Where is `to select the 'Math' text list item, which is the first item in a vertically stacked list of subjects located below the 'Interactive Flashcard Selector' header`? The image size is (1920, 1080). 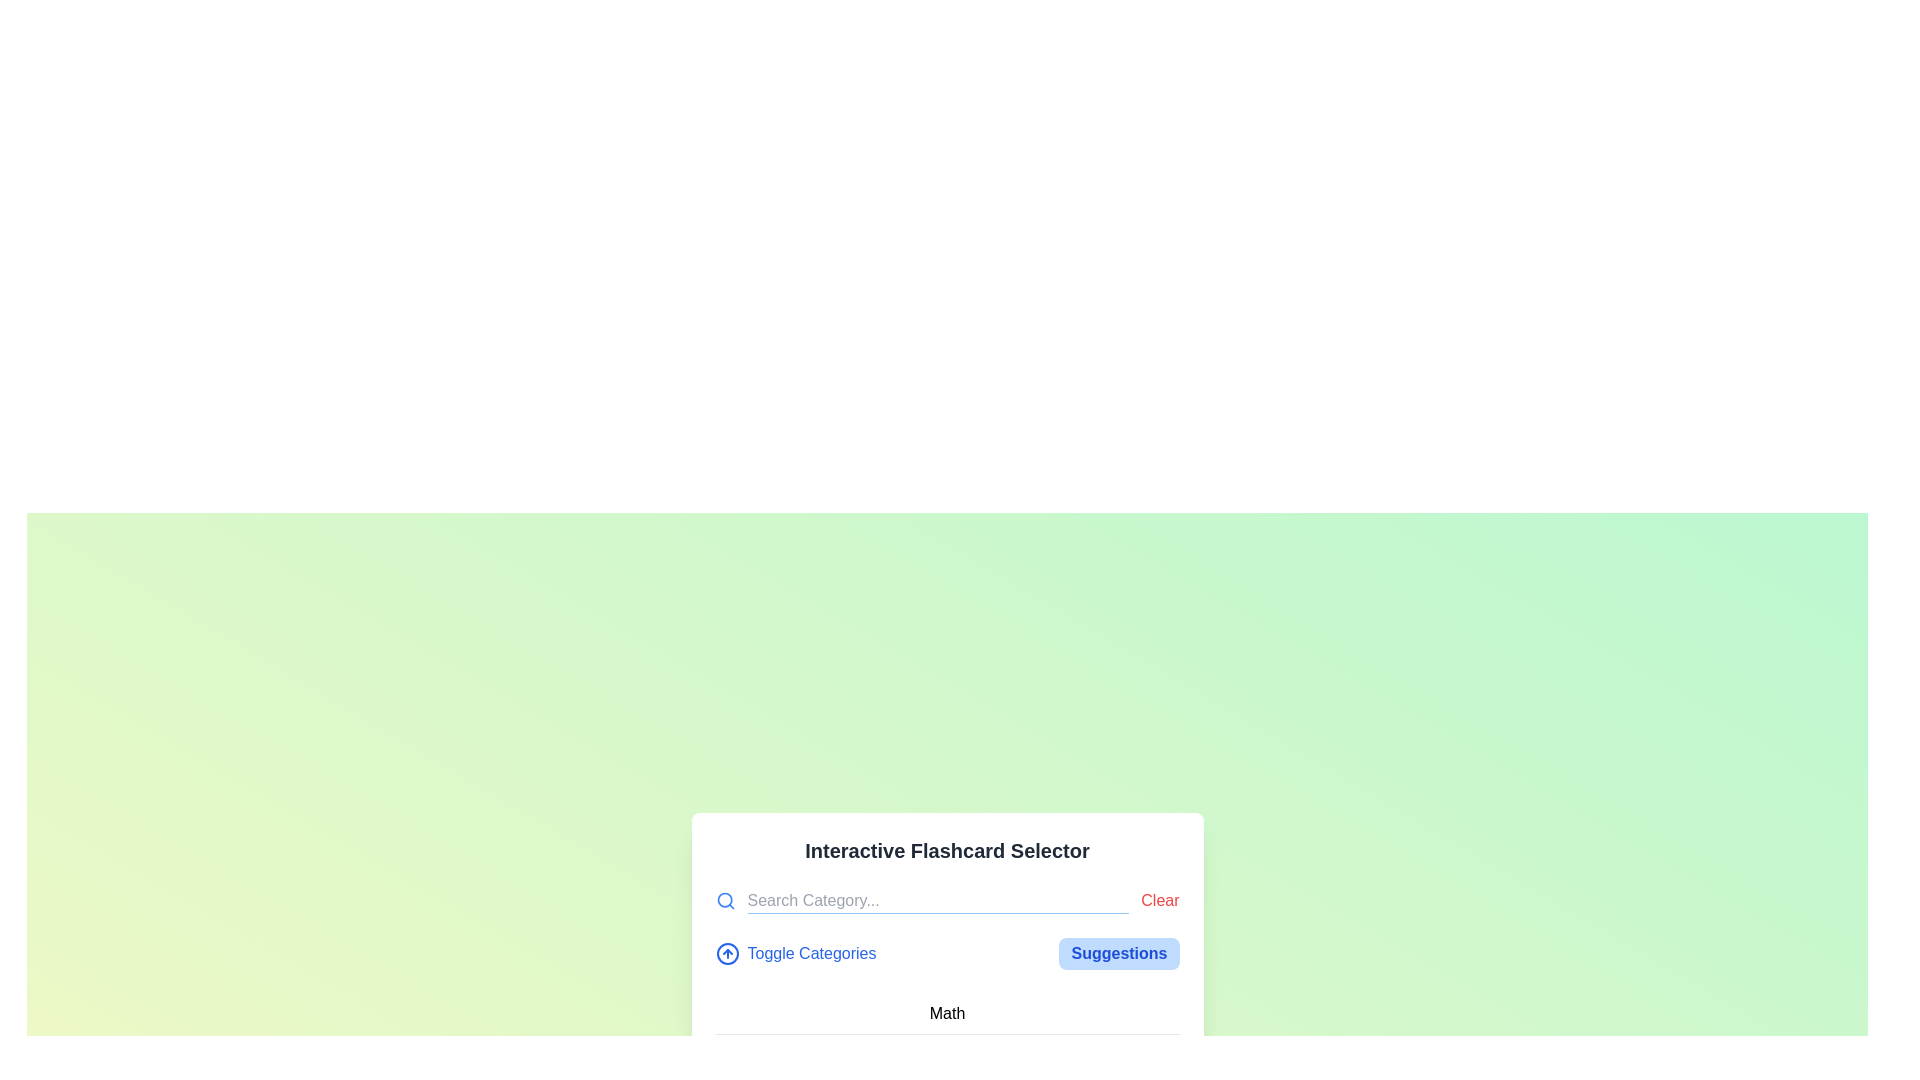
to select the 'Math' text list item, which is the first item in a vertically stacked list of subjects located below the 'Interactive Flashcard Selector' header is located at coordinates (946, 1013).